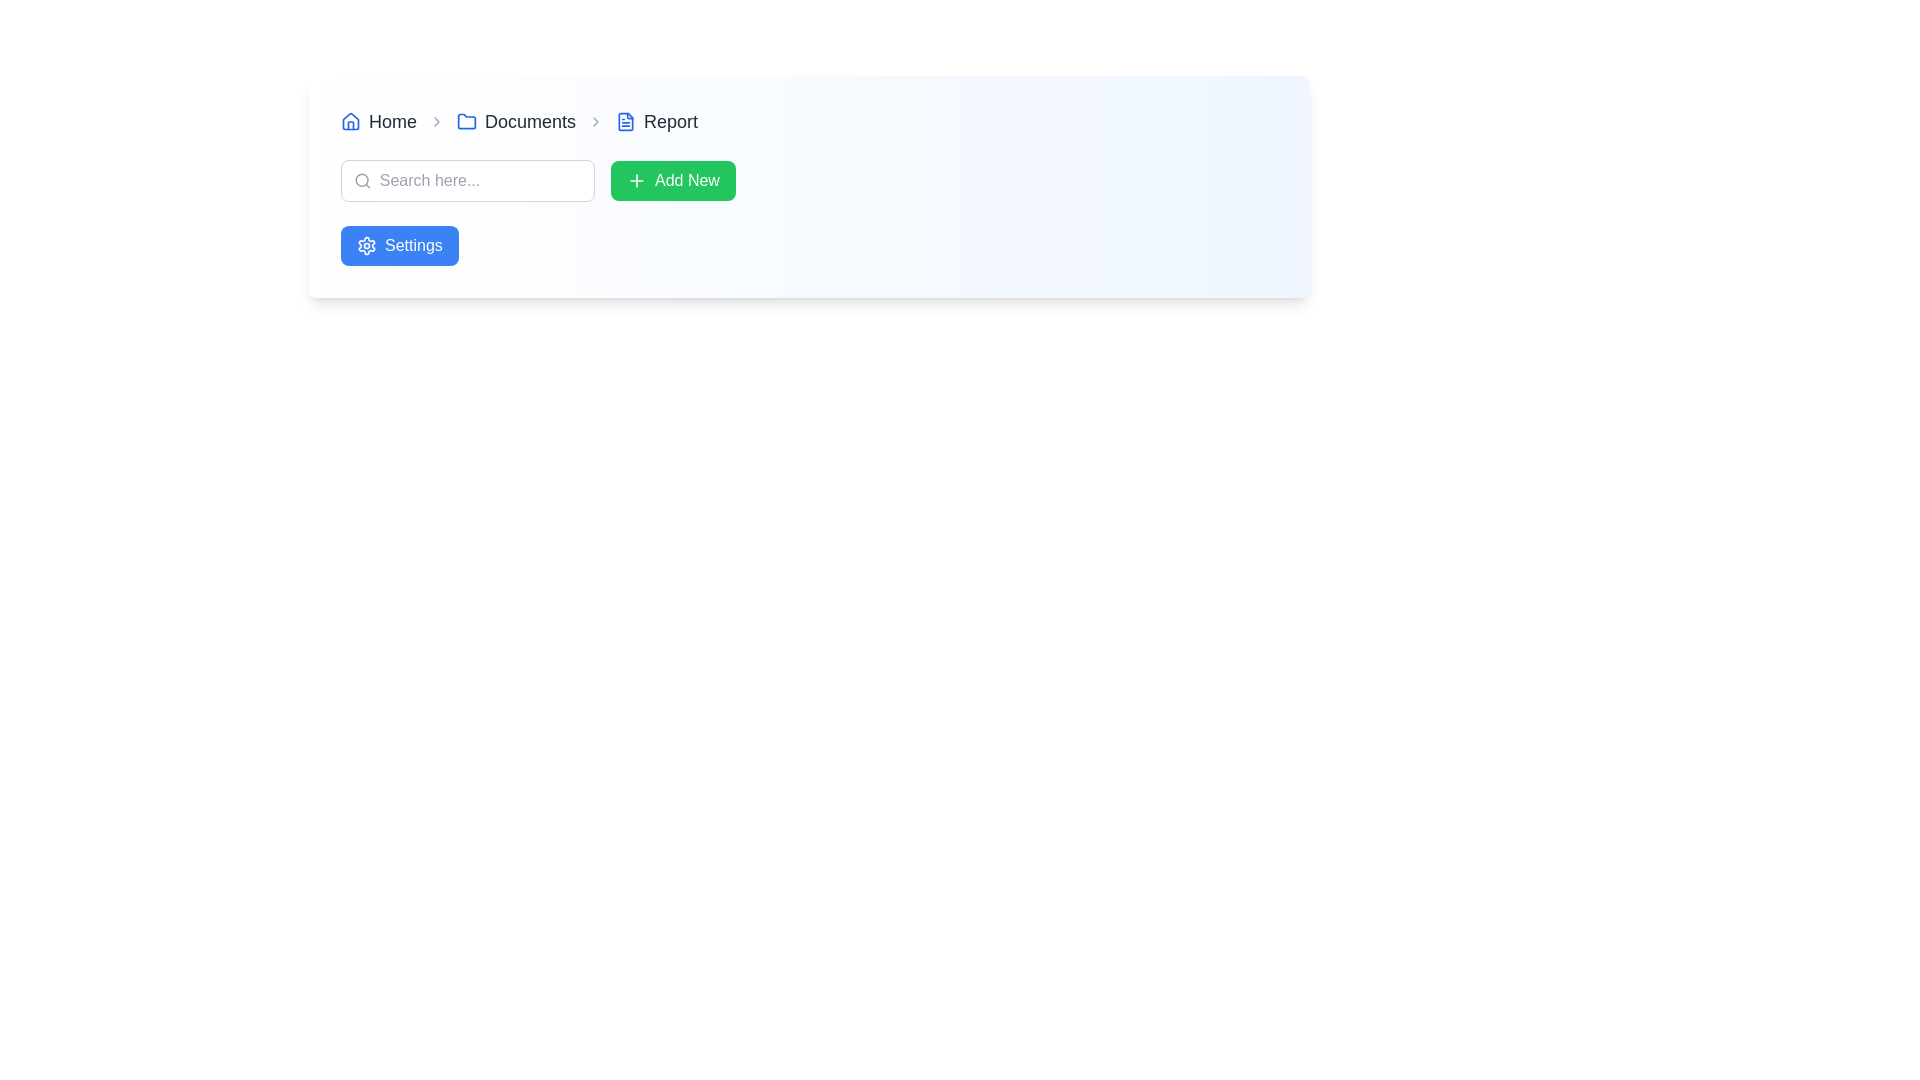 The height and width of the screenshot is (1080, 1920). What do you see at coordinates (435, 122) in the screenshot?
I see `the right-pointing chevron icon in the breadcrumb navigation, located to the right of the 'Home' text and icon` at bounding box center [435, 122].